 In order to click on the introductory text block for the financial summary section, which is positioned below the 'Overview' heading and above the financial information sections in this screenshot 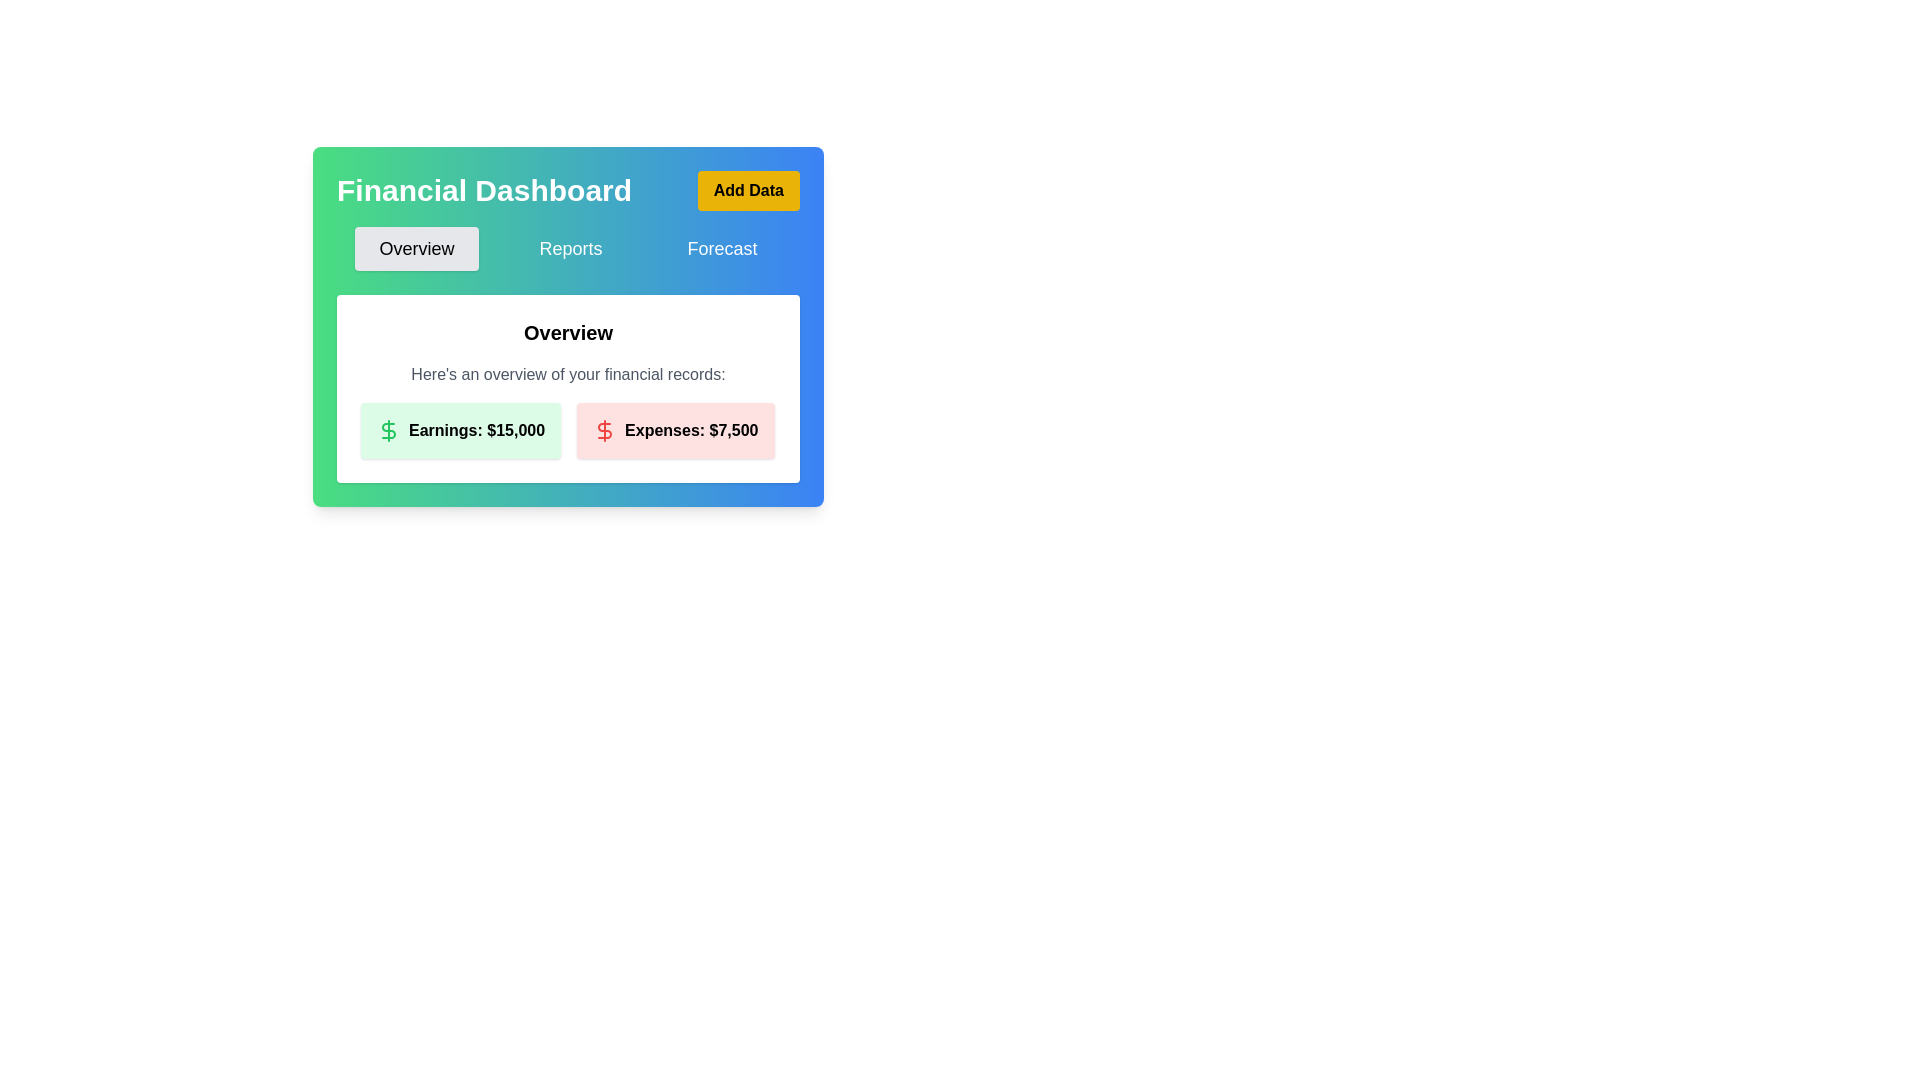, I will do `click(567, 374)`.